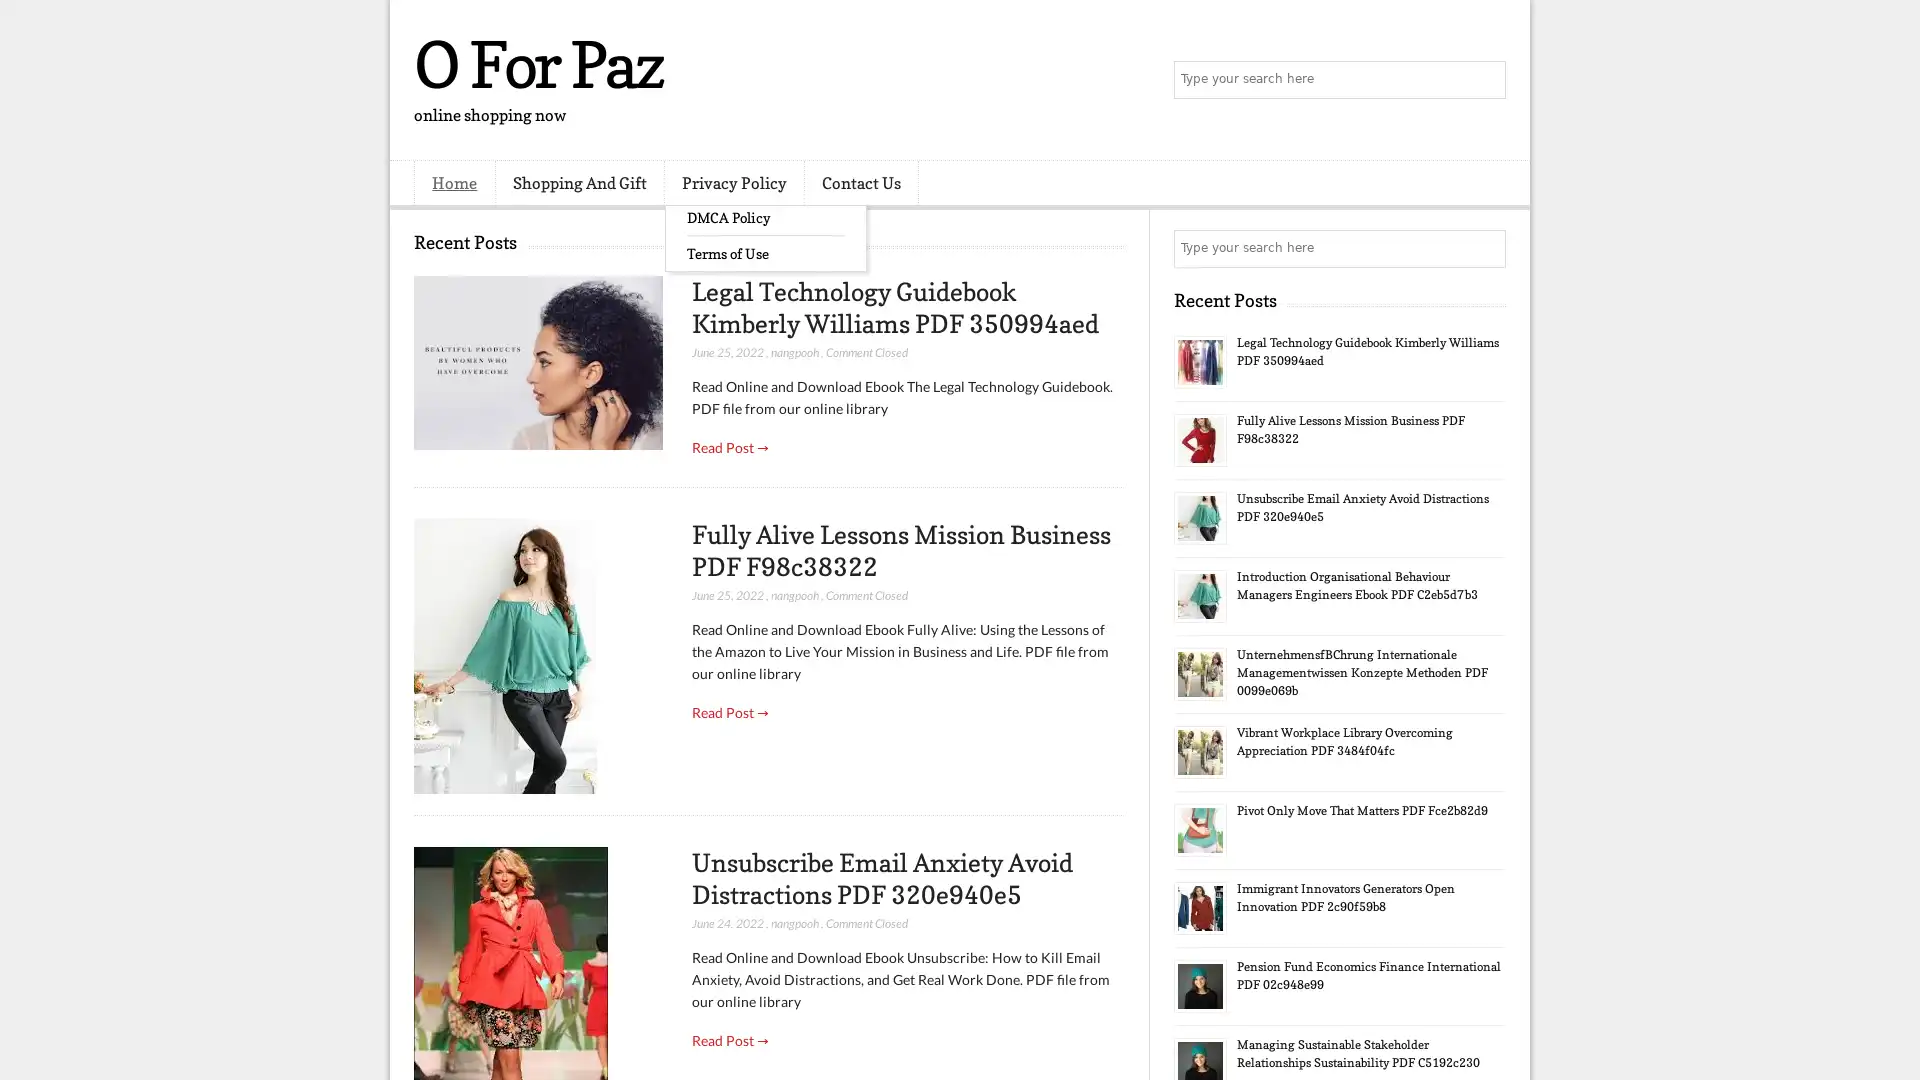 This screenshot has width=1920, height=1080. Describe the element at coordinates (1485, 248) in the screenshot. I see `Search` at that location.